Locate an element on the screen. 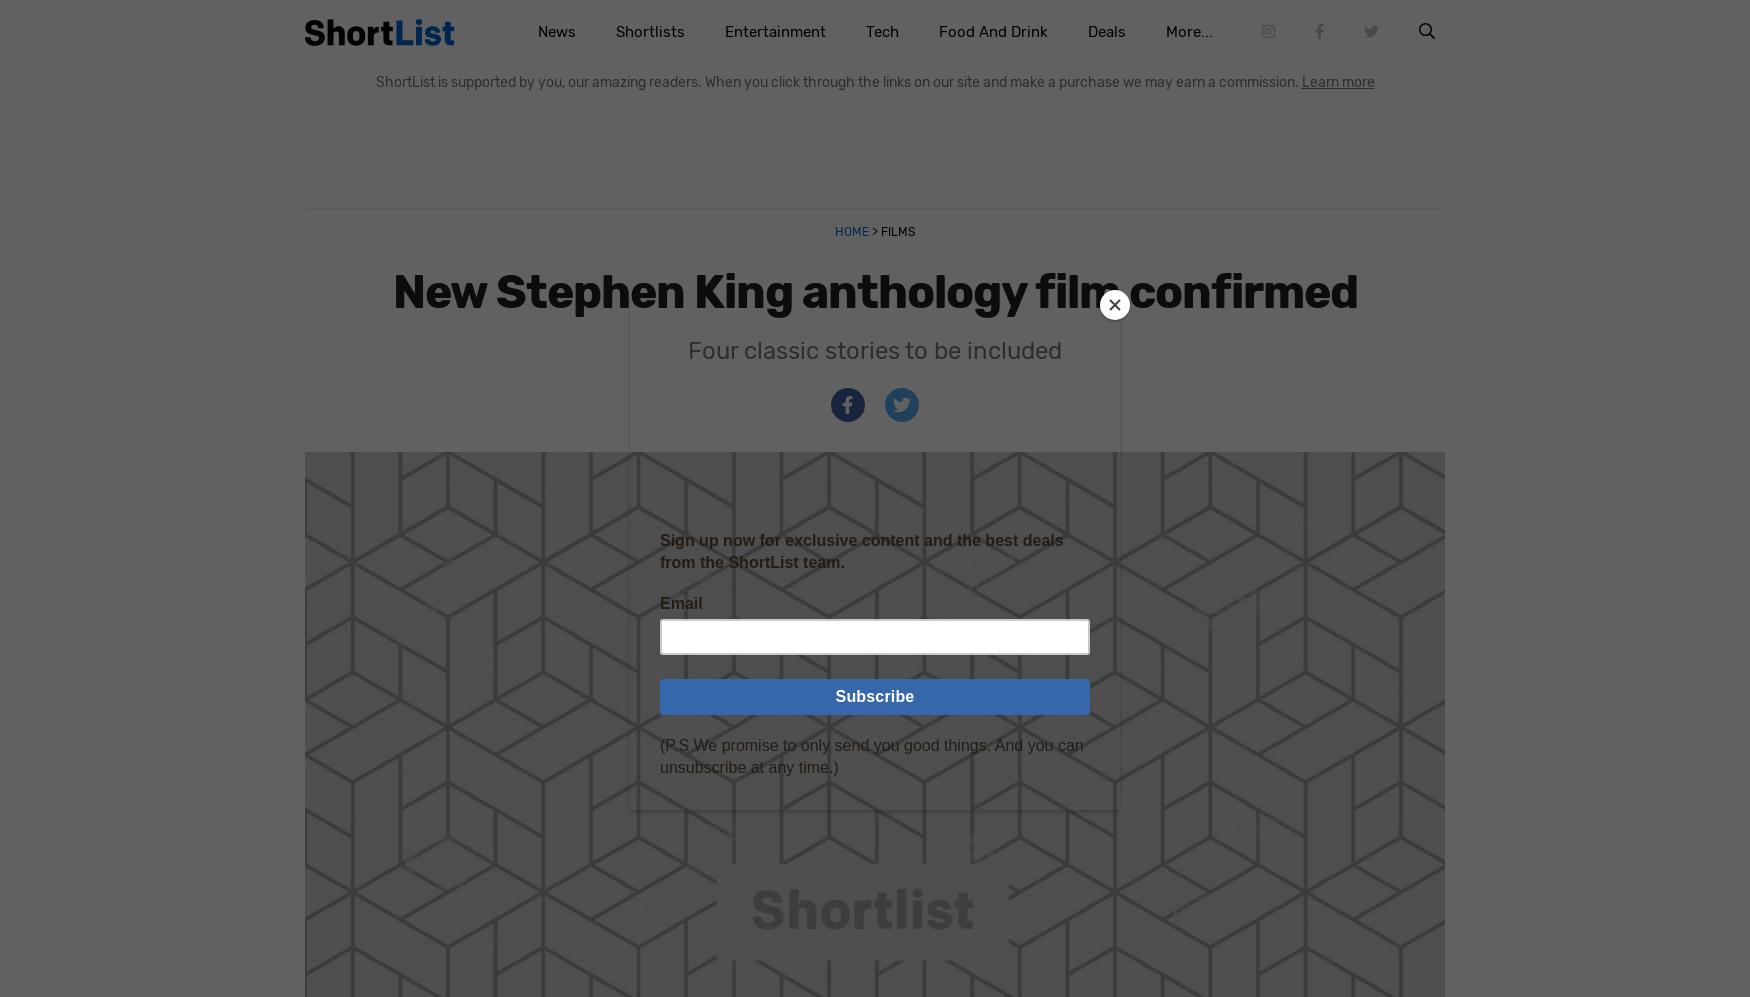 Image resolution: width=1750 pixels, height=997 pixels. 'Films' is located at coordinates (895, 230).